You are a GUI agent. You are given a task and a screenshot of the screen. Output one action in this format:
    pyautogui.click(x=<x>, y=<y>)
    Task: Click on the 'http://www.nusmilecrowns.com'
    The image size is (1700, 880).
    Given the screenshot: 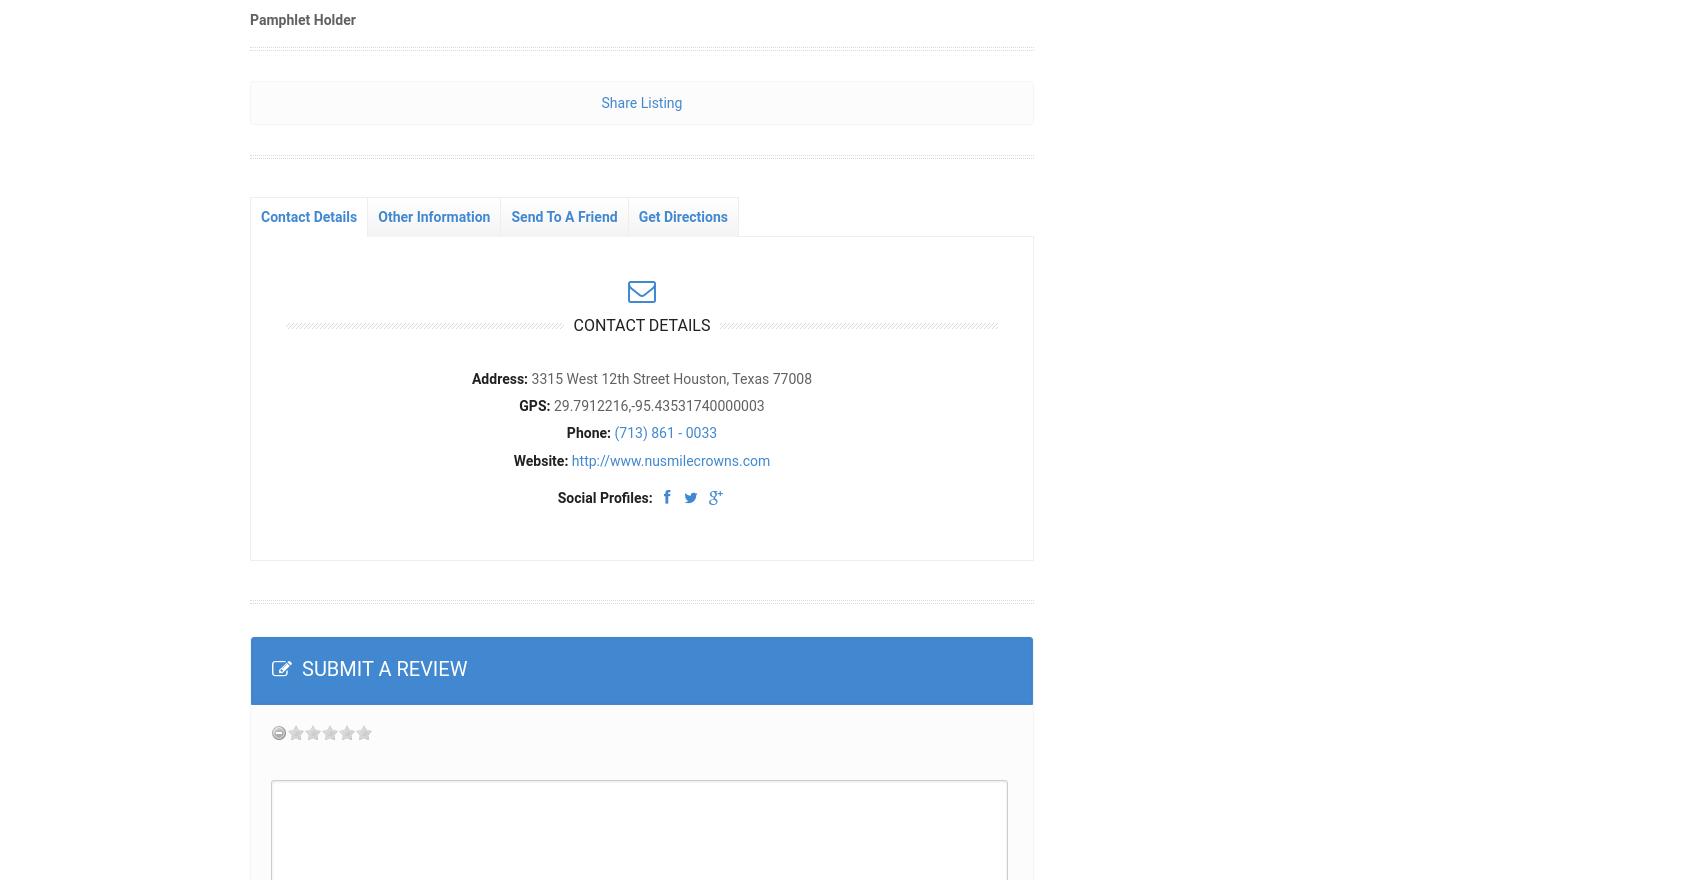 What is the action you would take?
    pyautogui.click(x=670, y=458)
    